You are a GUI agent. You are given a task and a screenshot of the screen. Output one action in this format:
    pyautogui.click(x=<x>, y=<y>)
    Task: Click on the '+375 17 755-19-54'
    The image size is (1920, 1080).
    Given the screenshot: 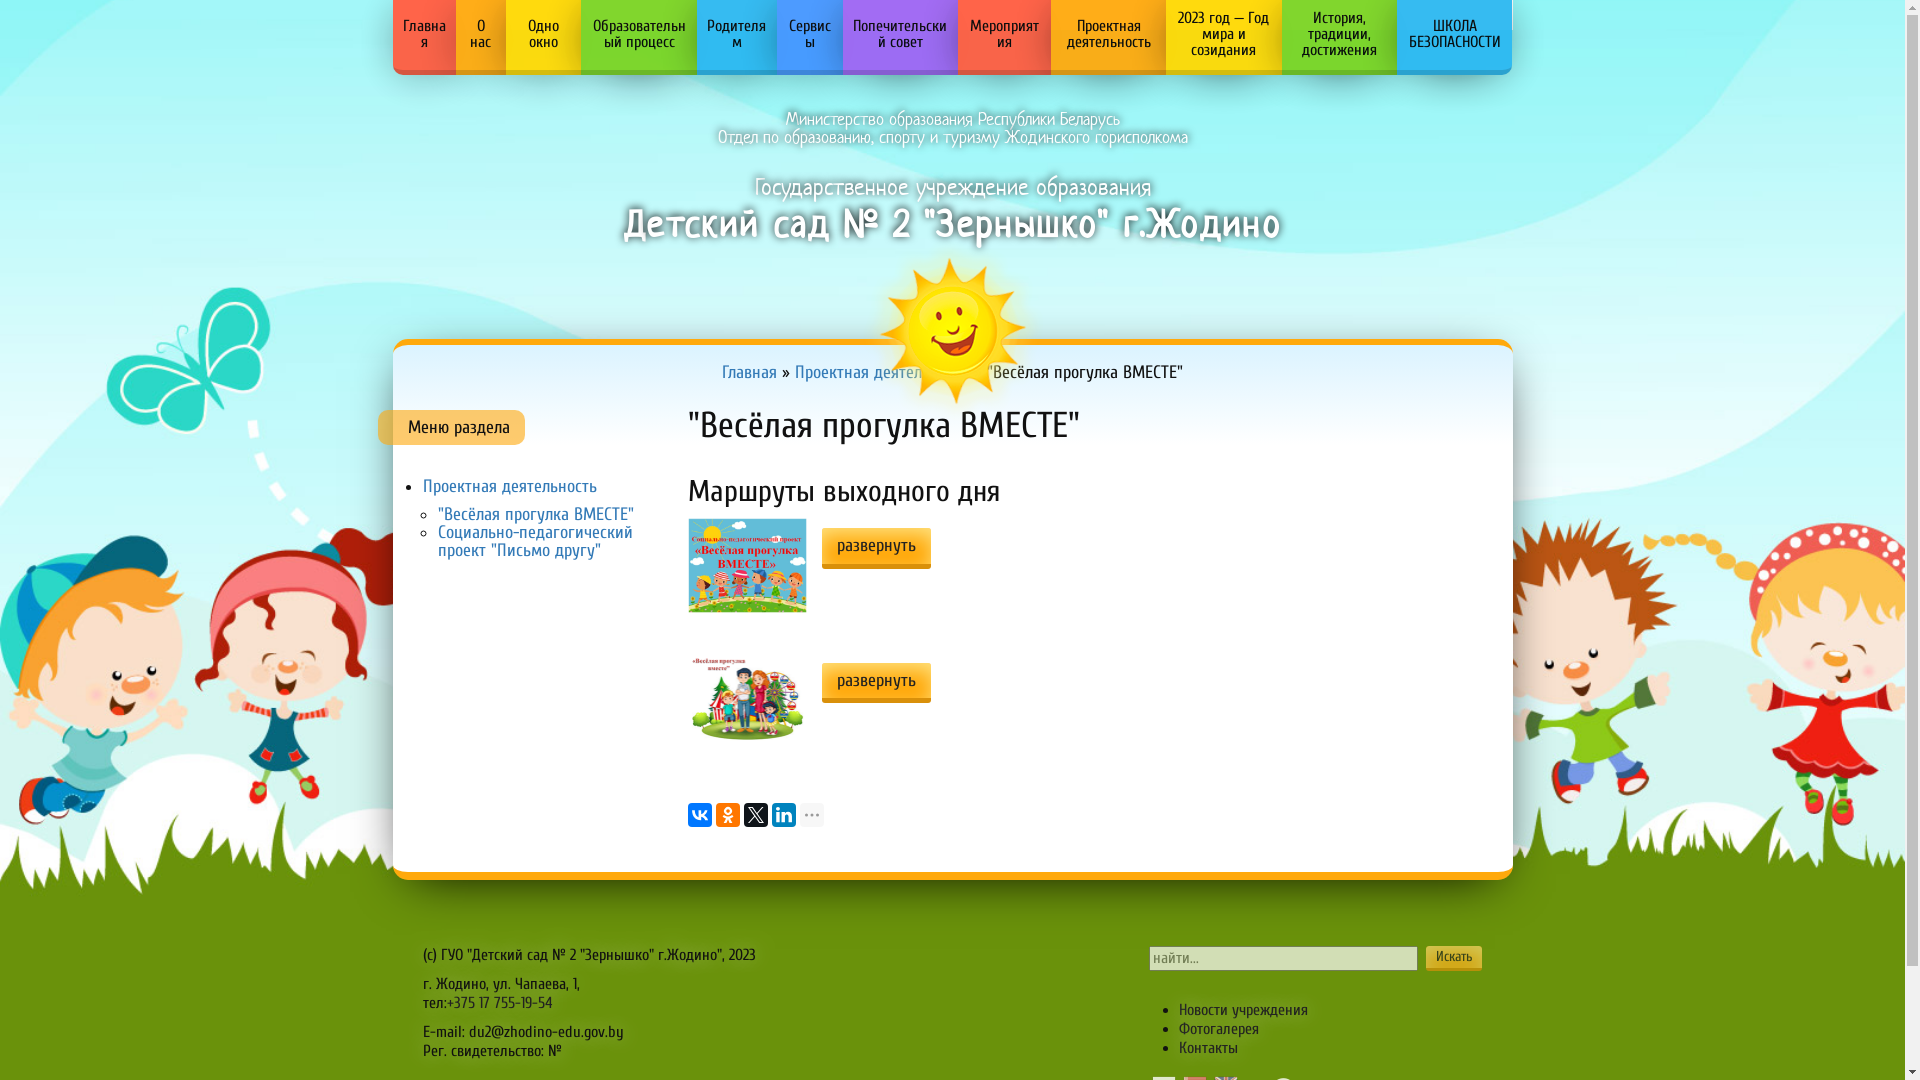 What is the action you would take?
    pyautogui.click(x=445, y=1002)
    